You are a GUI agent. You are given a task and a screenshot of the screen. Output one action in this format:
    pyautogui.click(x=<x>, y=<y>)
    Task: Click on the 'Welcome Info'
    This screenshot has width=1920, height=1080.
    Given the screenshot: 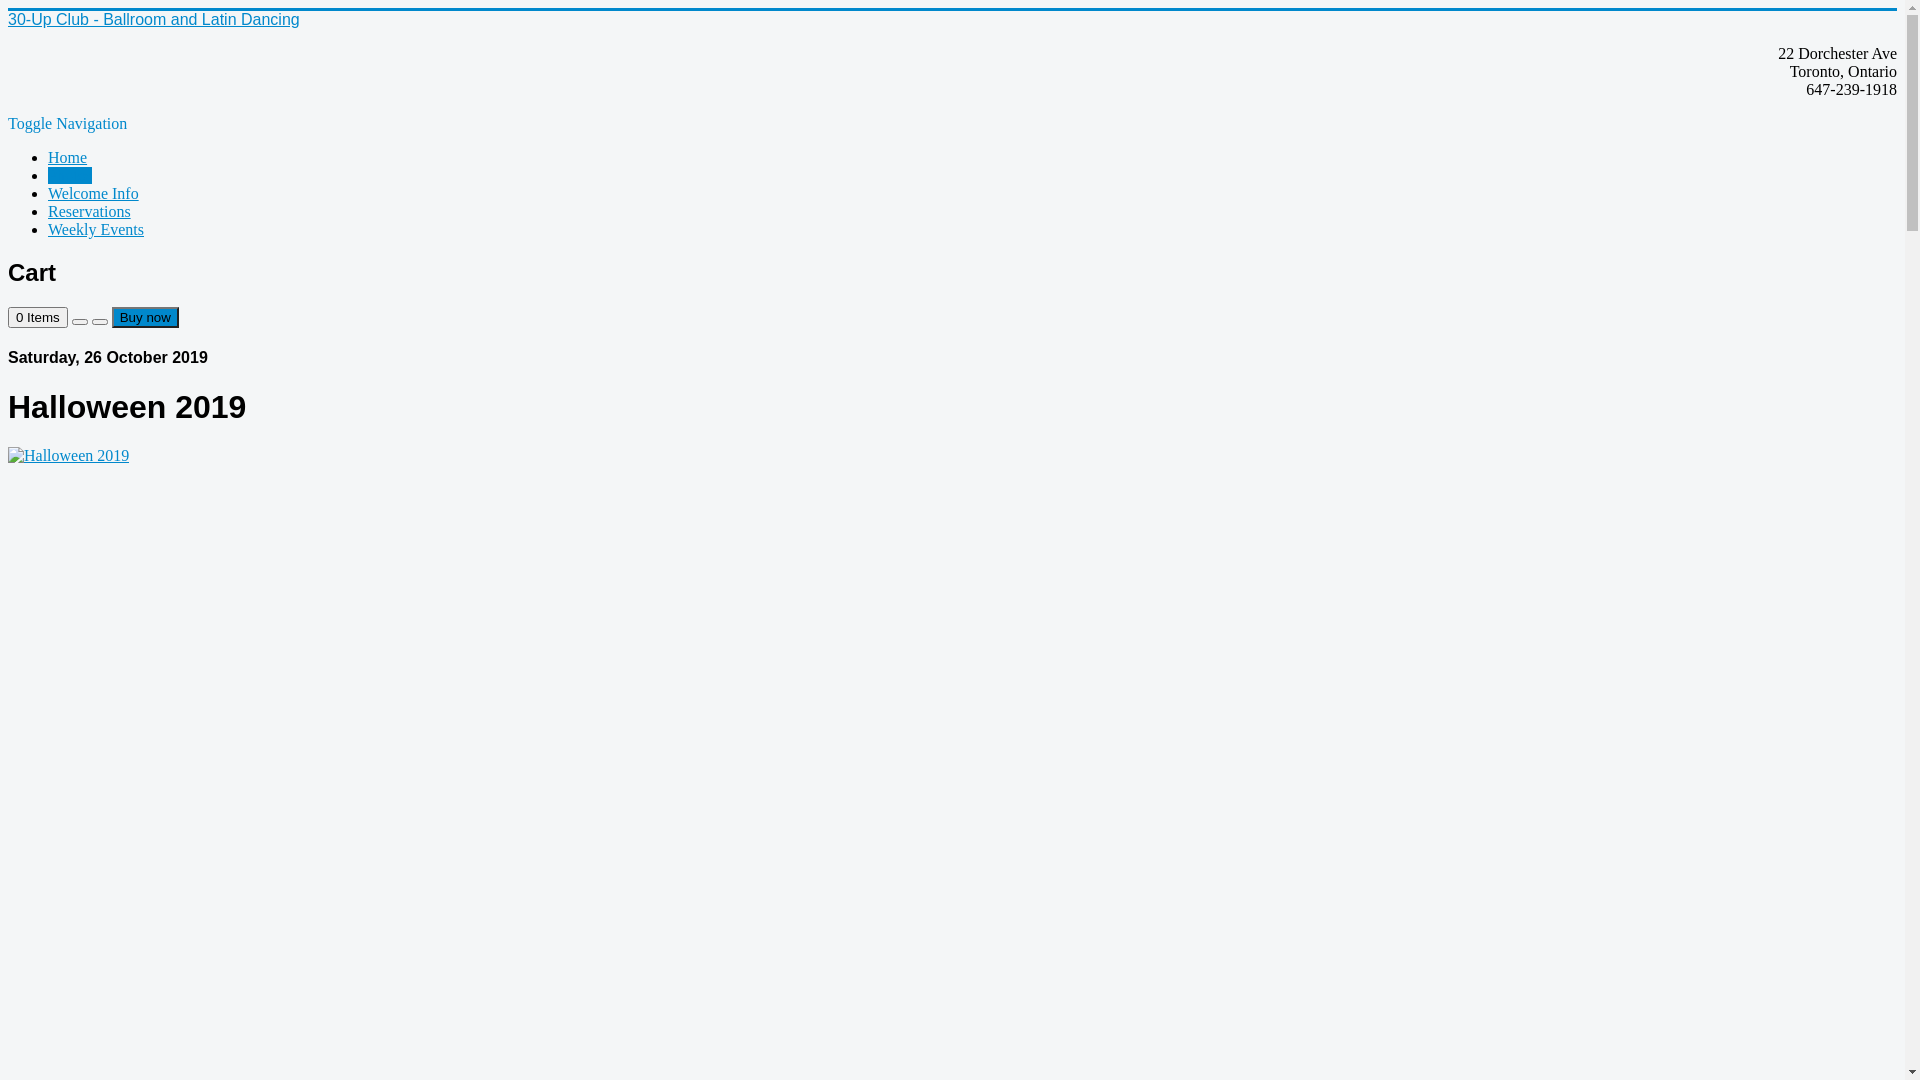 What is the action you would take?
    pyautogui.click(x=92, y=193)
    